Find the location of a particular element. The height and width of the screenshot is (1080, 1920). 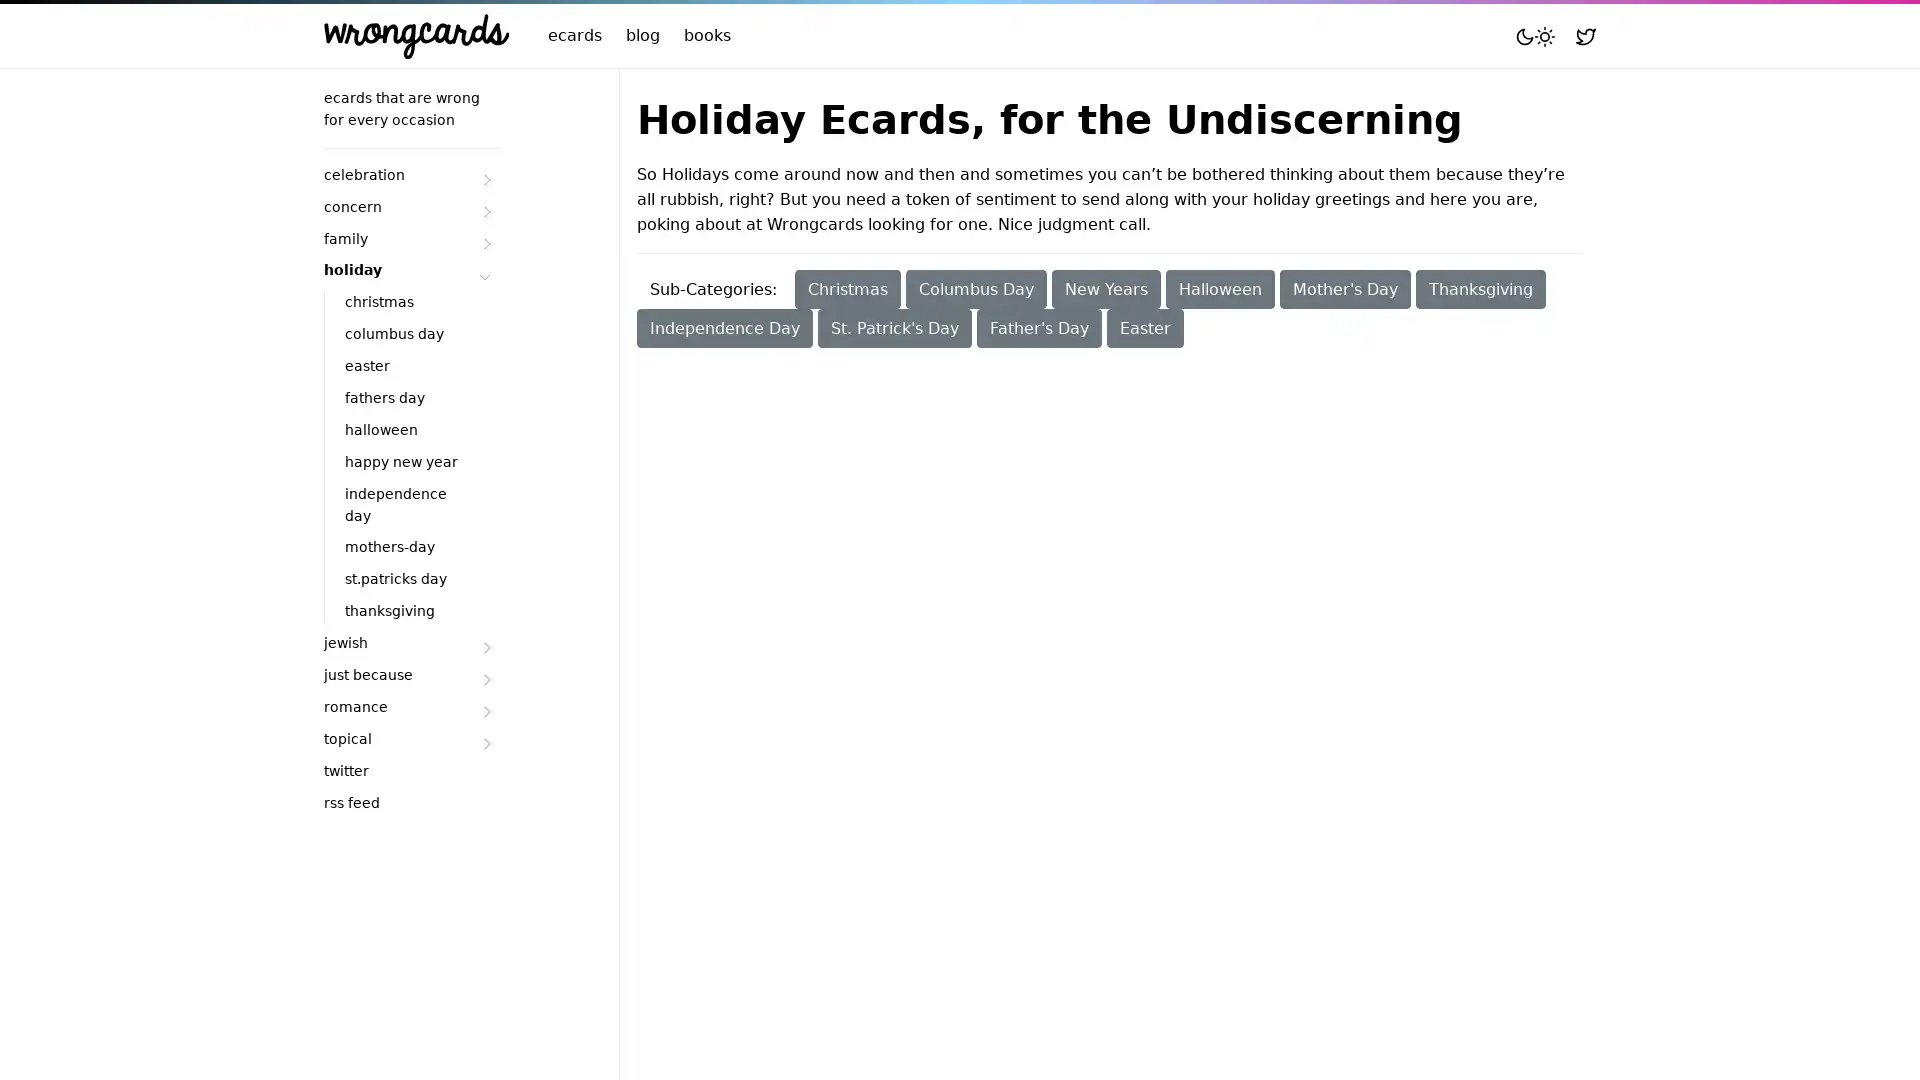

Submenu is located at coordinates (484, 177).